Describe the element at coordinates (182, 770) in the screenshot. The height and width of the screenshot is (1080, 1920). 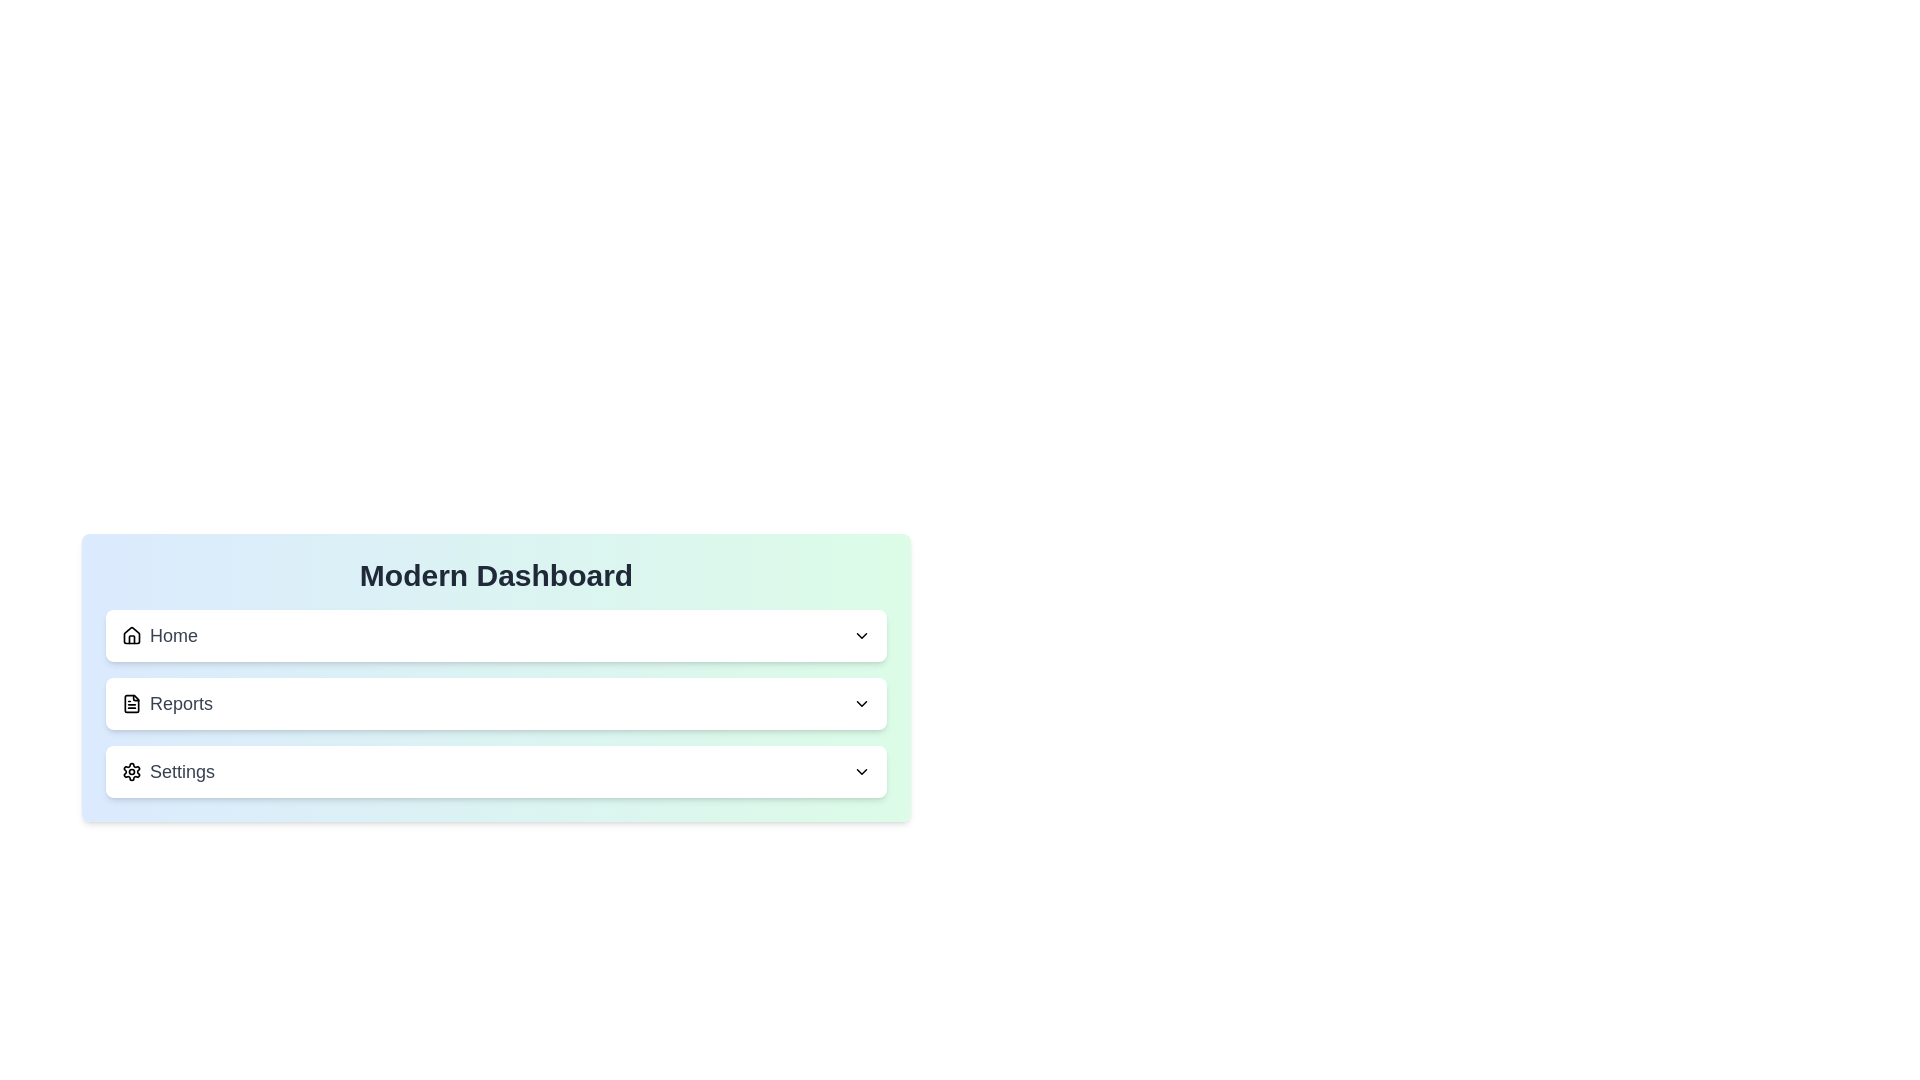
I see `the 'Settings' text label, which is styled with a medium-weight font and a large size, located to the right of a gear icon in the menu list` at that location.